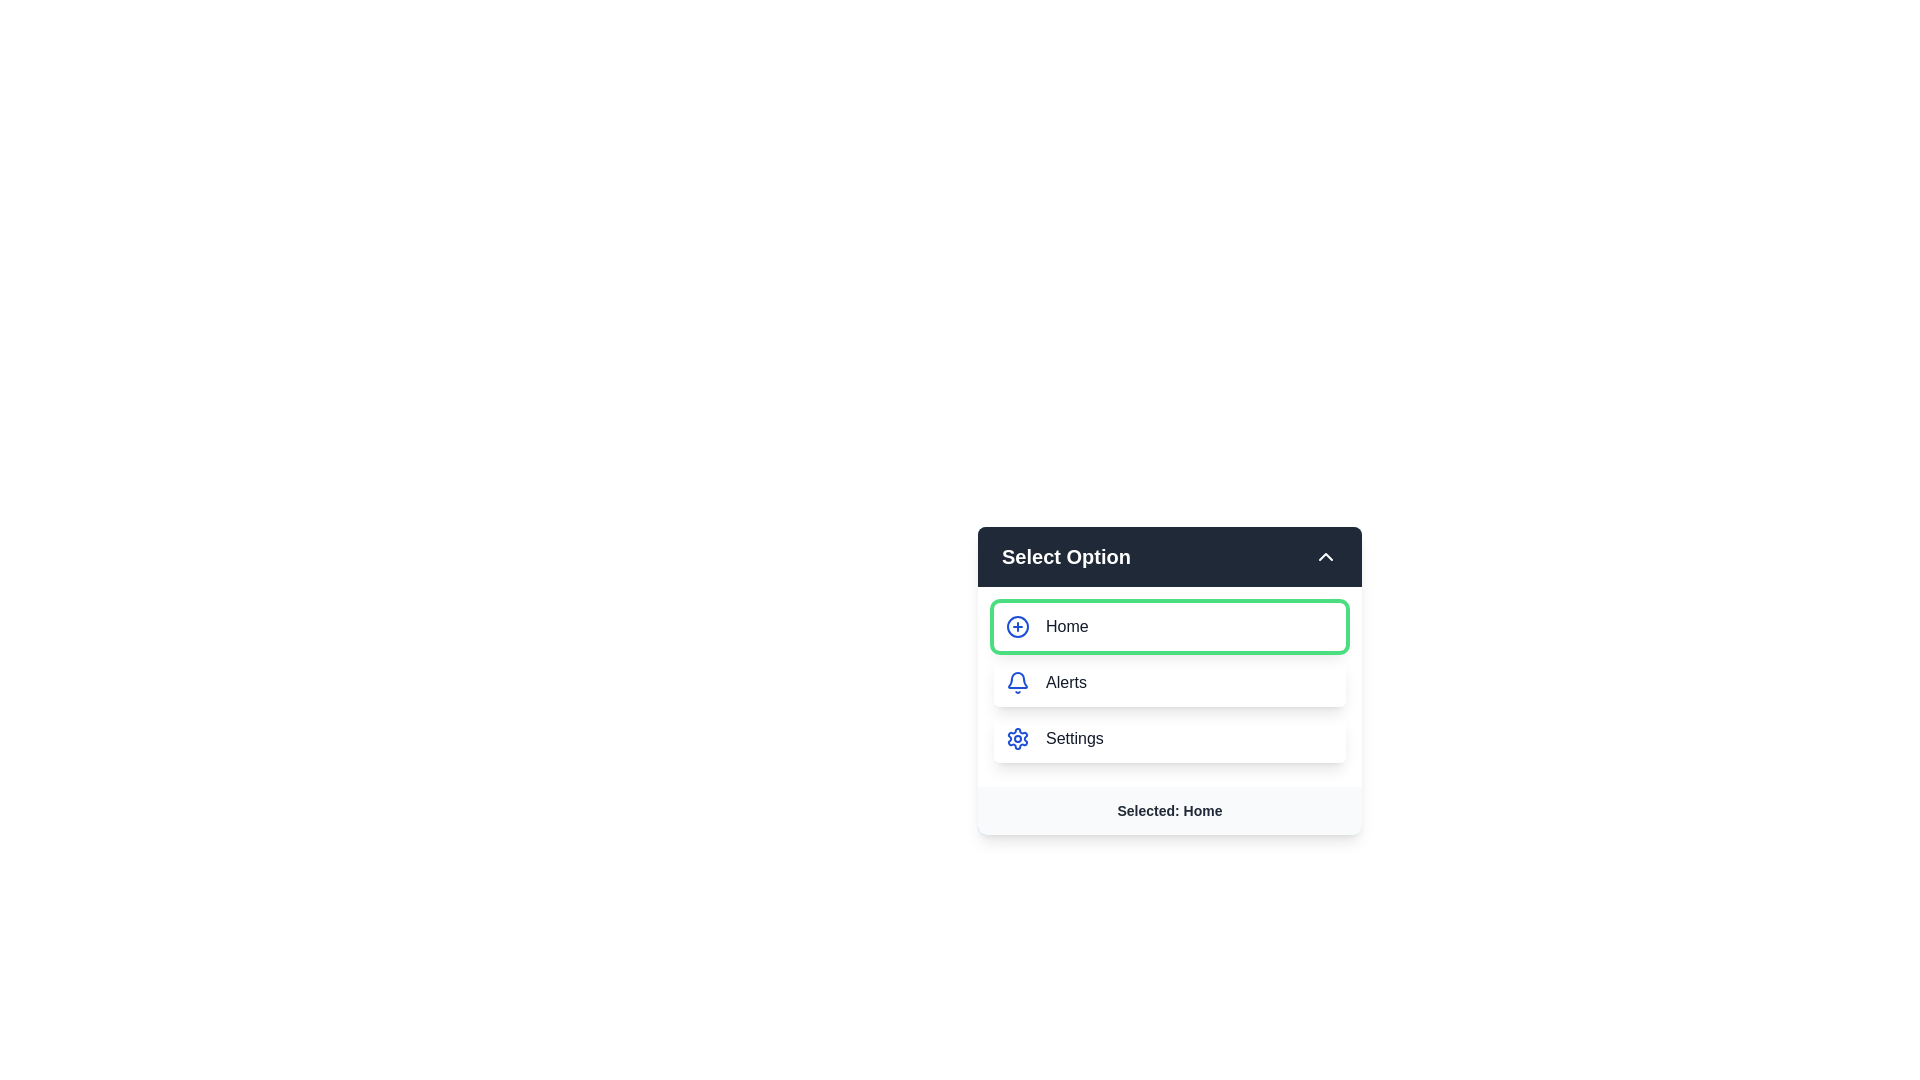 This screenshot has height=1080, width=1920. I want to click on the 'Alerts' button, which is the second option in the vertically aligned group of options, positioned below 'Home' and above 'Settings', so click(1170, 681).